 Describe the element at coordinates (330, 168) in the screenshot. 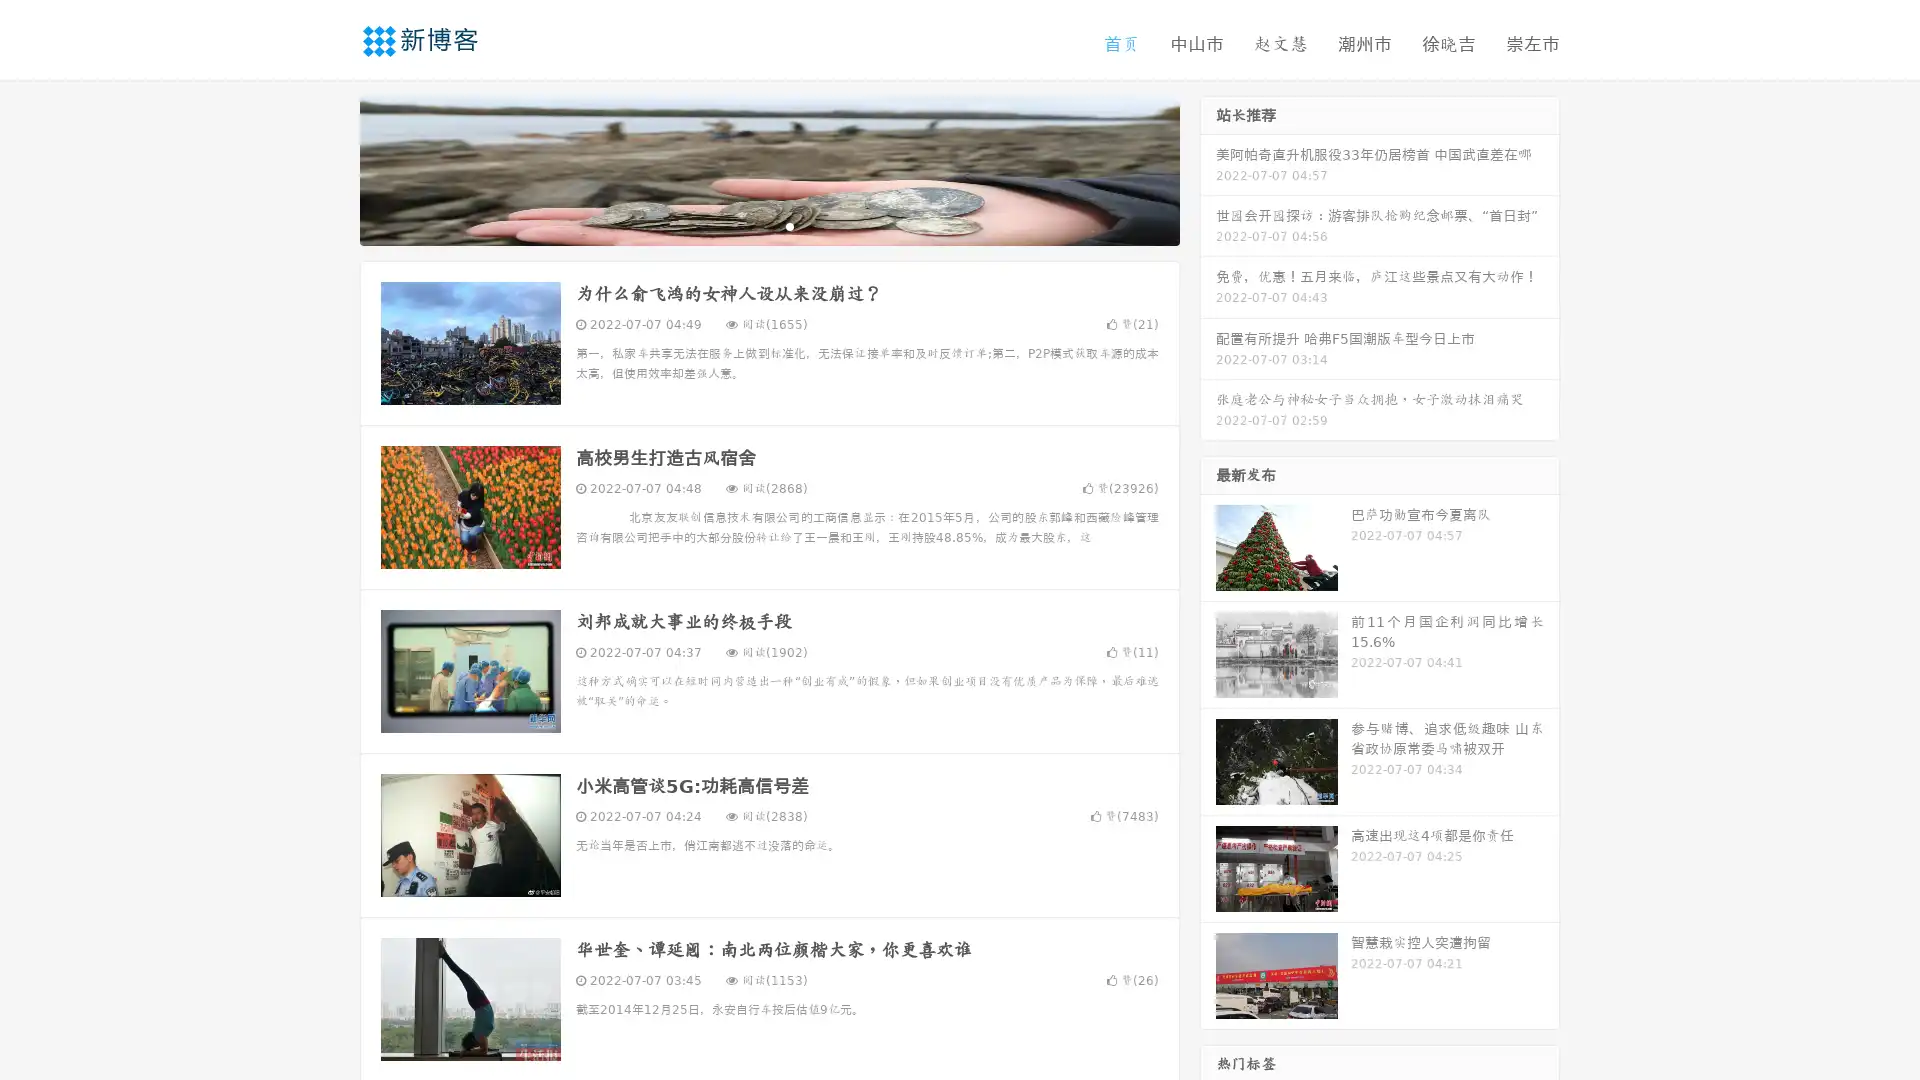

I see `Previous slide` at that location.